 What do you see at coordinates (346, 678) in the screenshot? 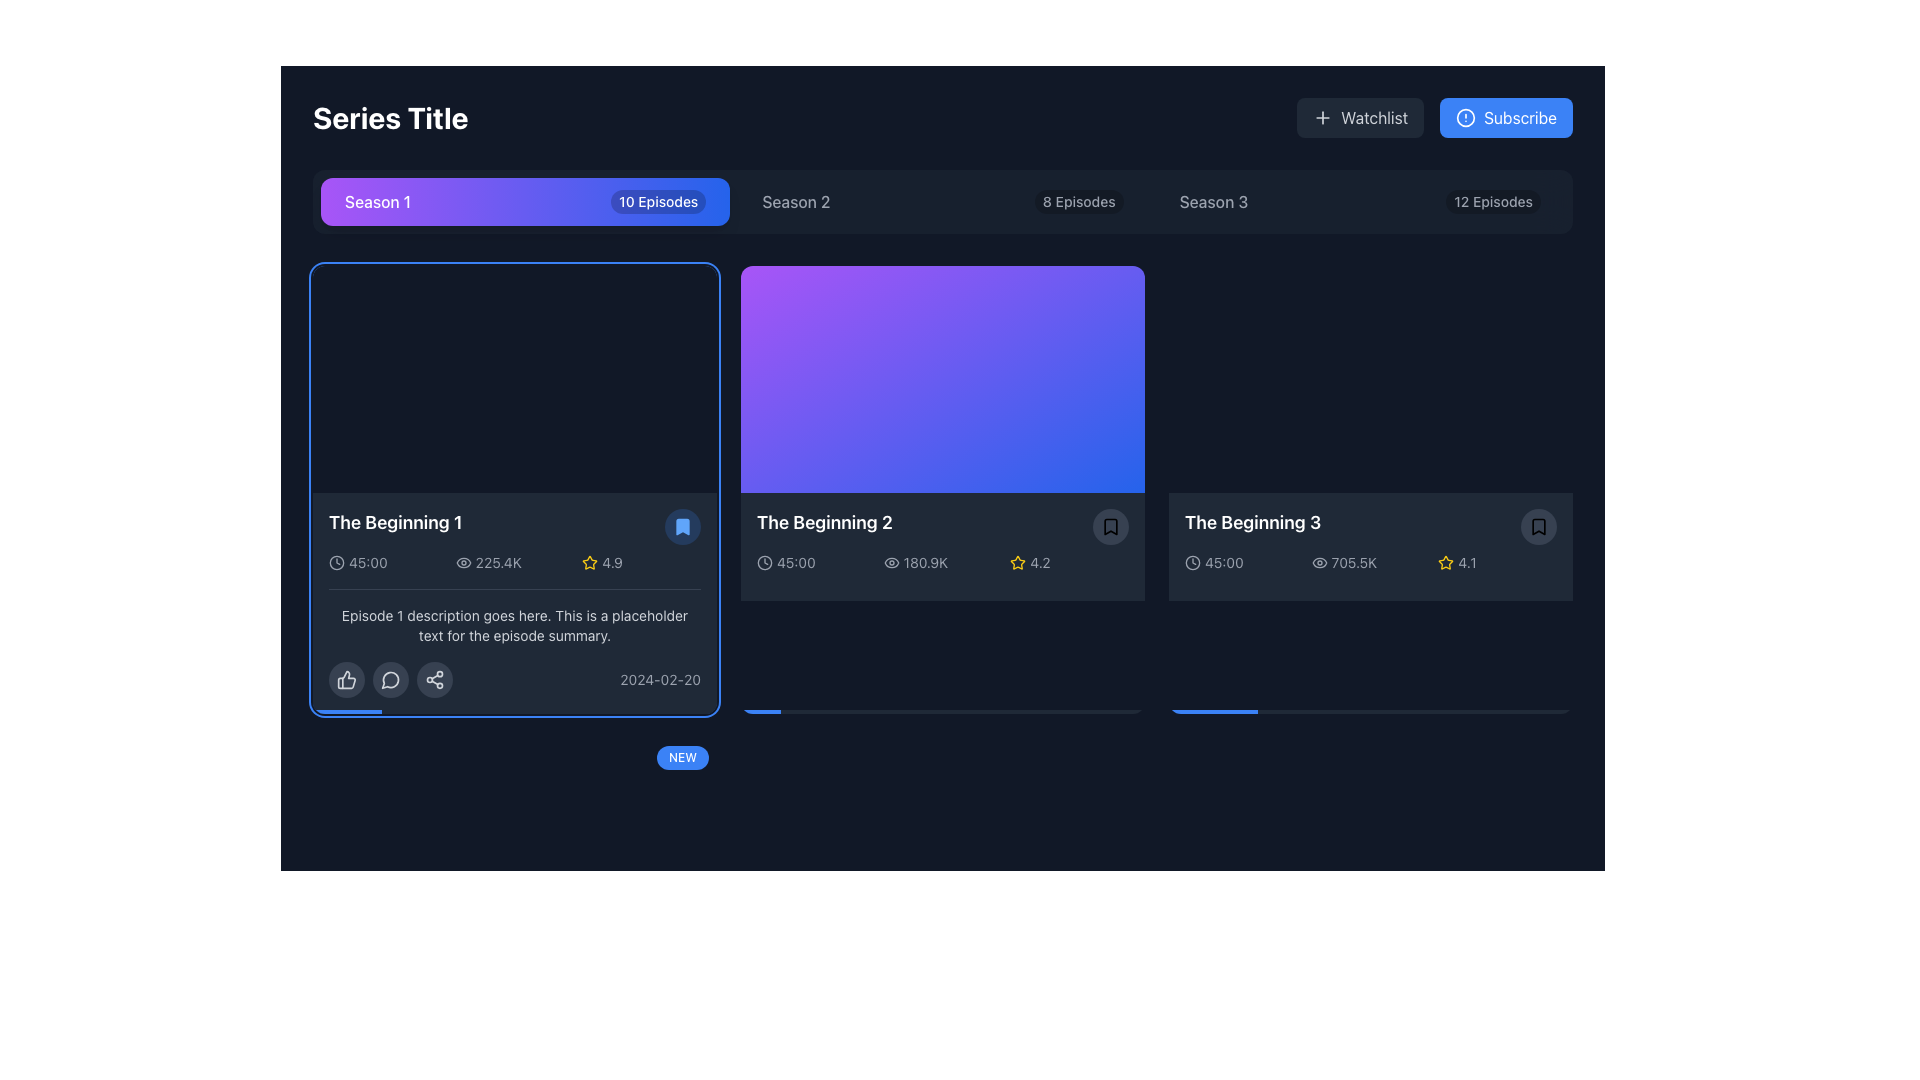
I see `the 'Like' button located at the bottom-left corner of the card labeled 'The Beginning 1'` at bounding box center [346, 678].